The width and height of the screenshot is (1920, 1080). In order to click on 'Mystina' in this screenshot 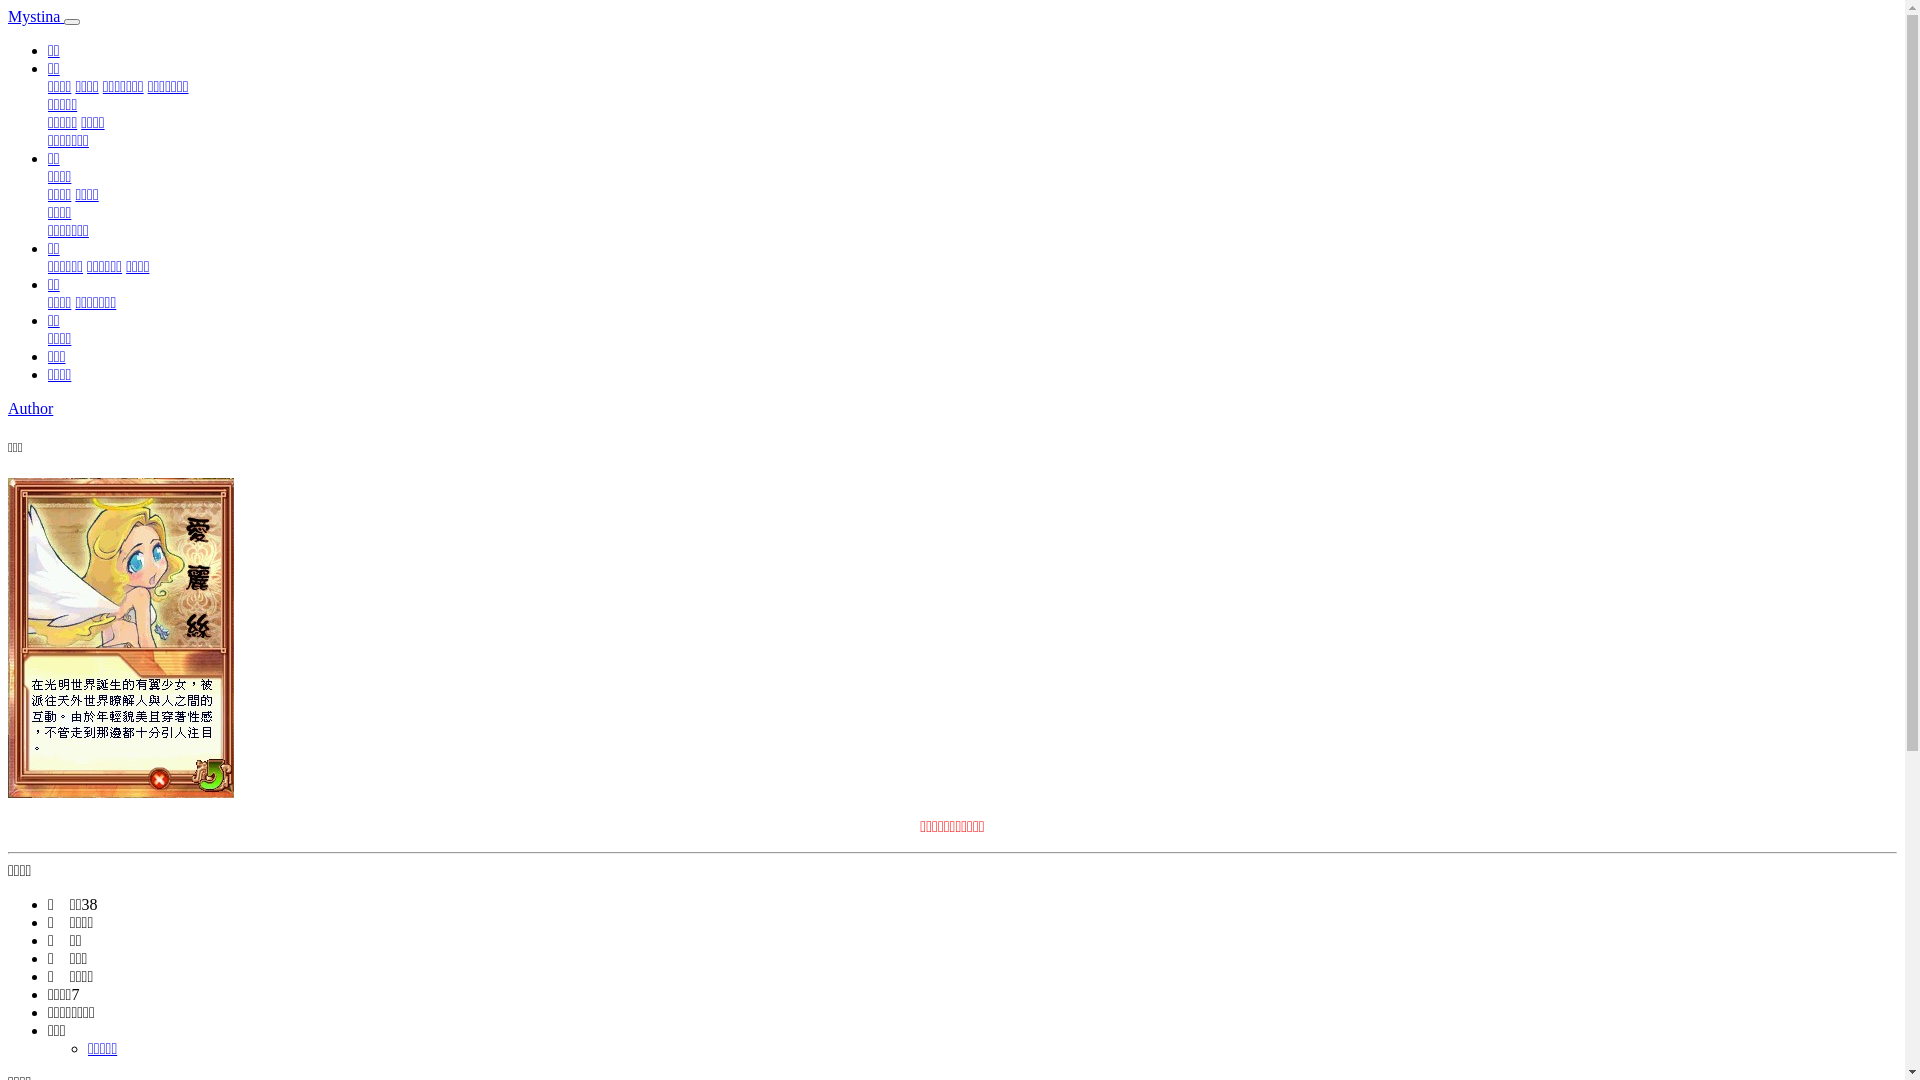, I will do `click(35, 16)`.